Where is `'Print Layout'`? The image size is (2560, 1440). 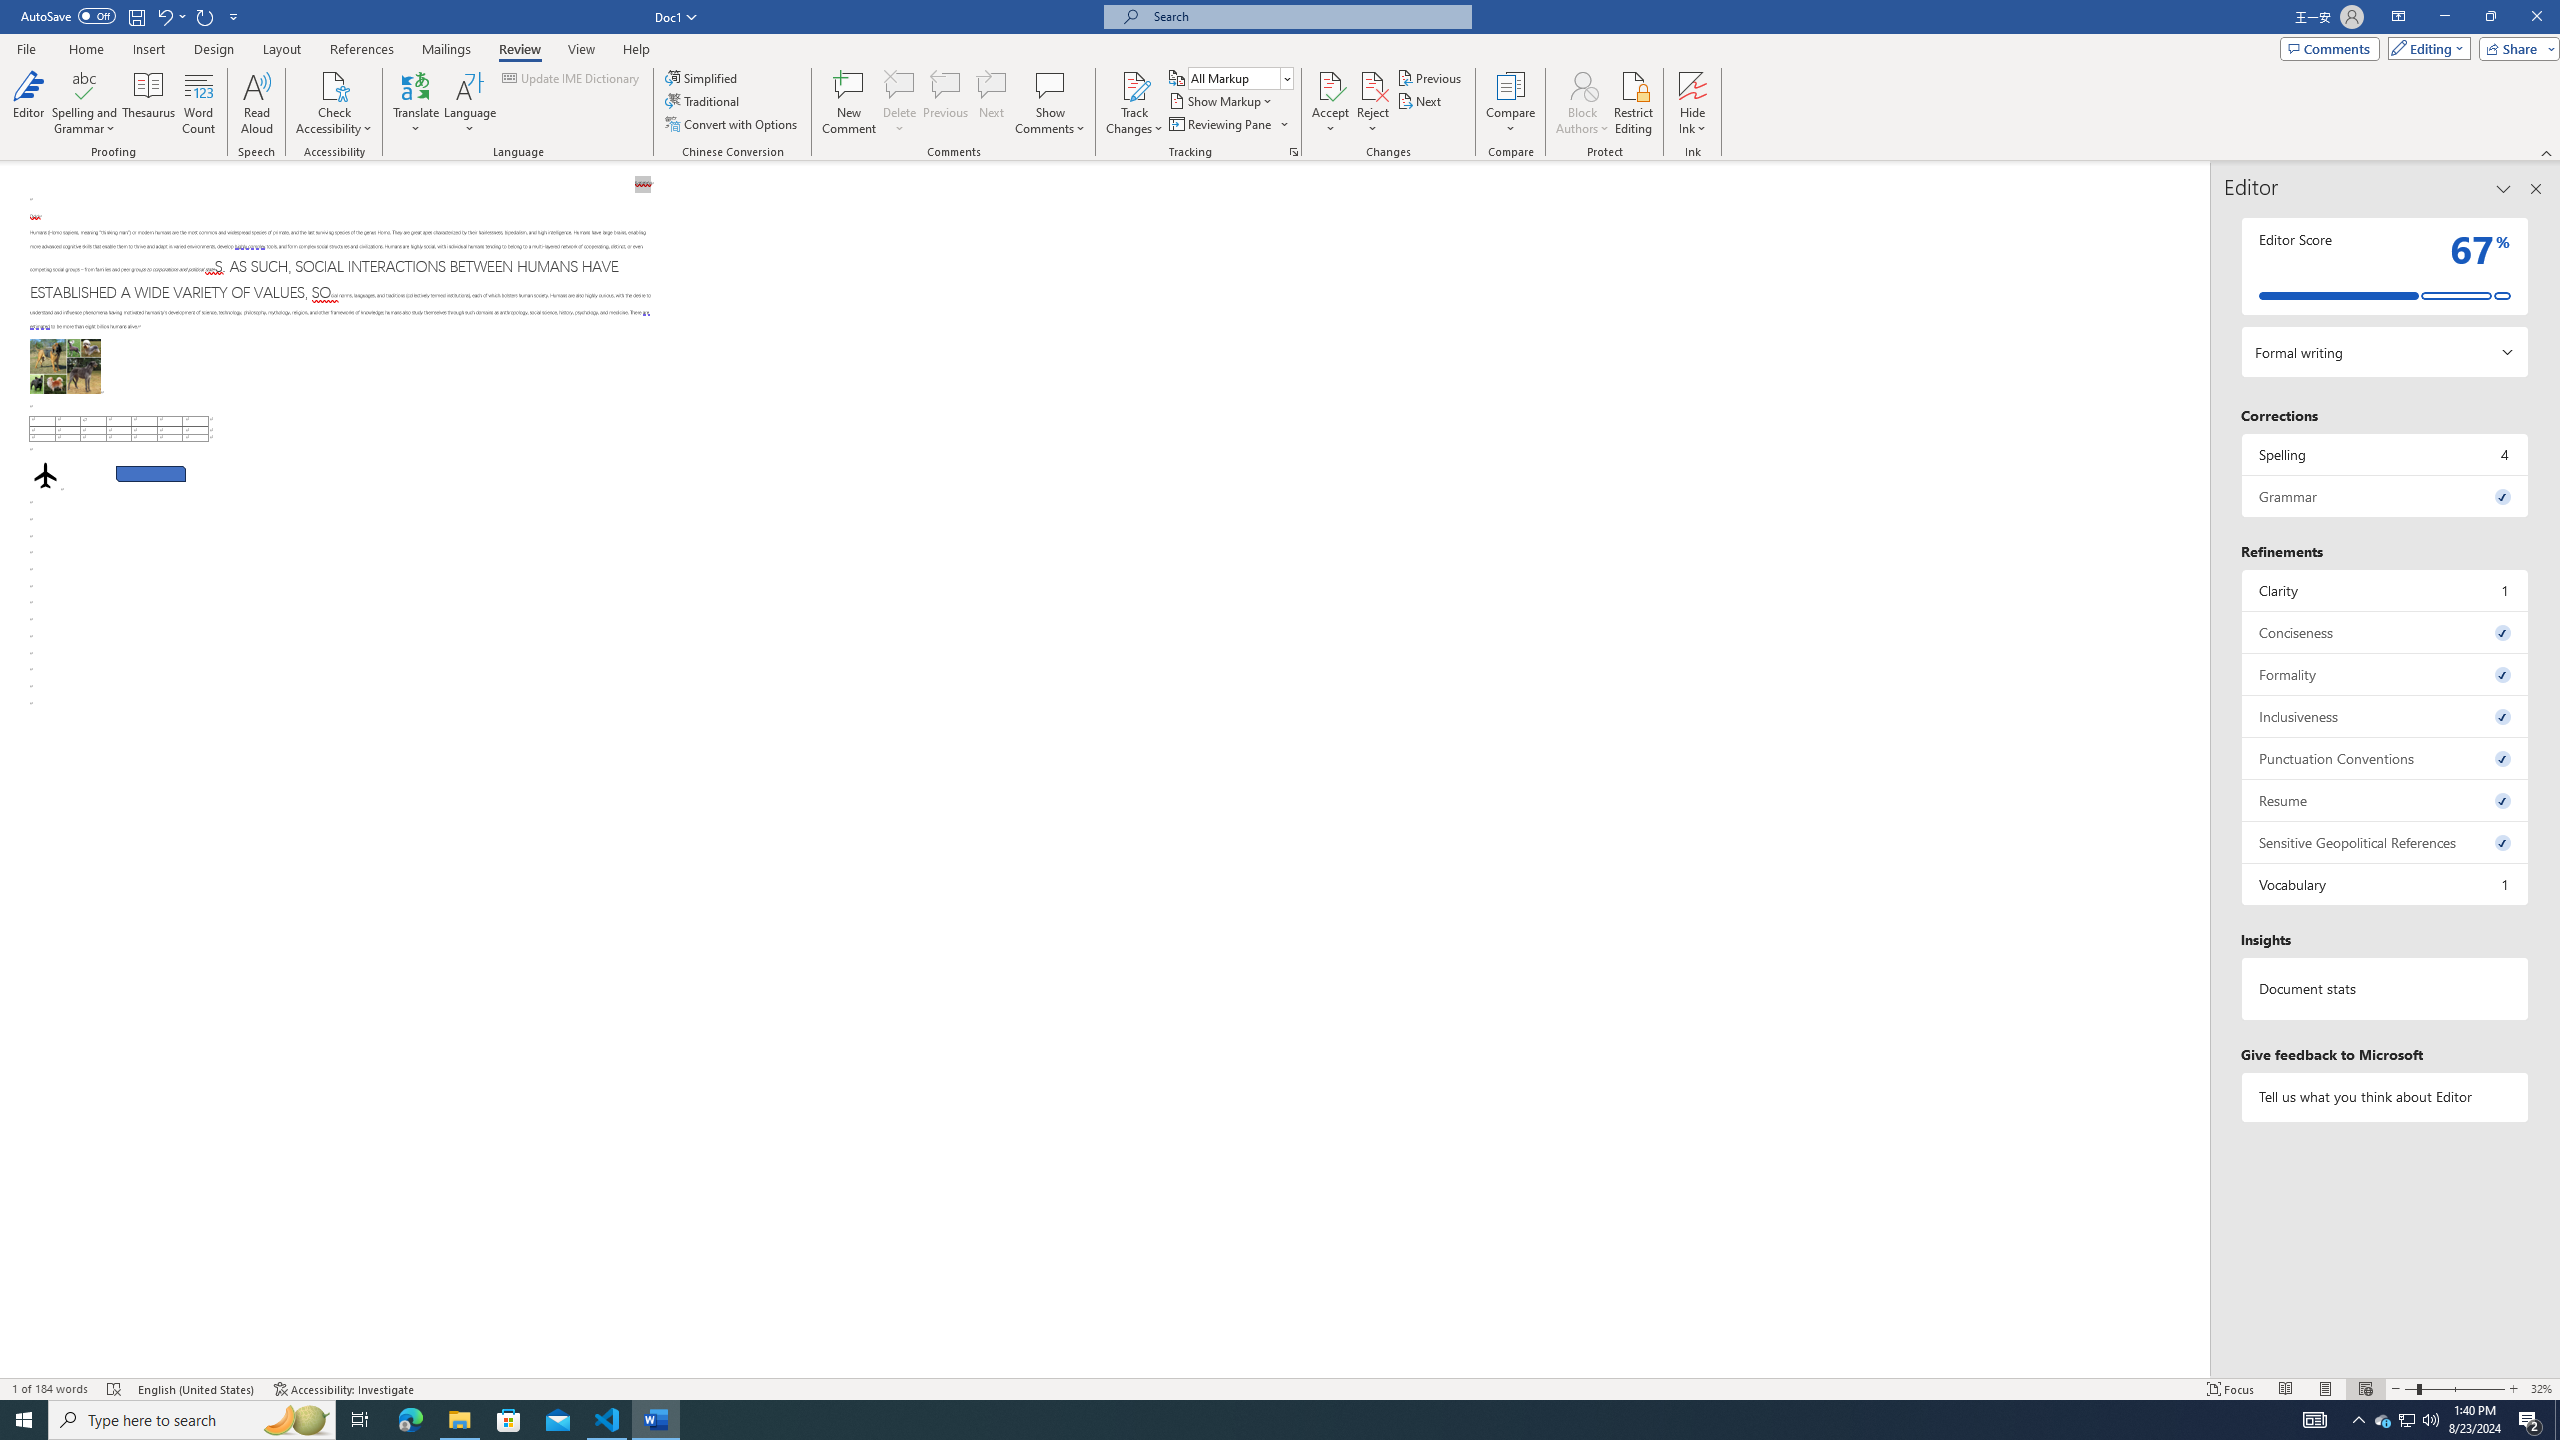
'Print Layout' is located at coordinates (2324, 1389).